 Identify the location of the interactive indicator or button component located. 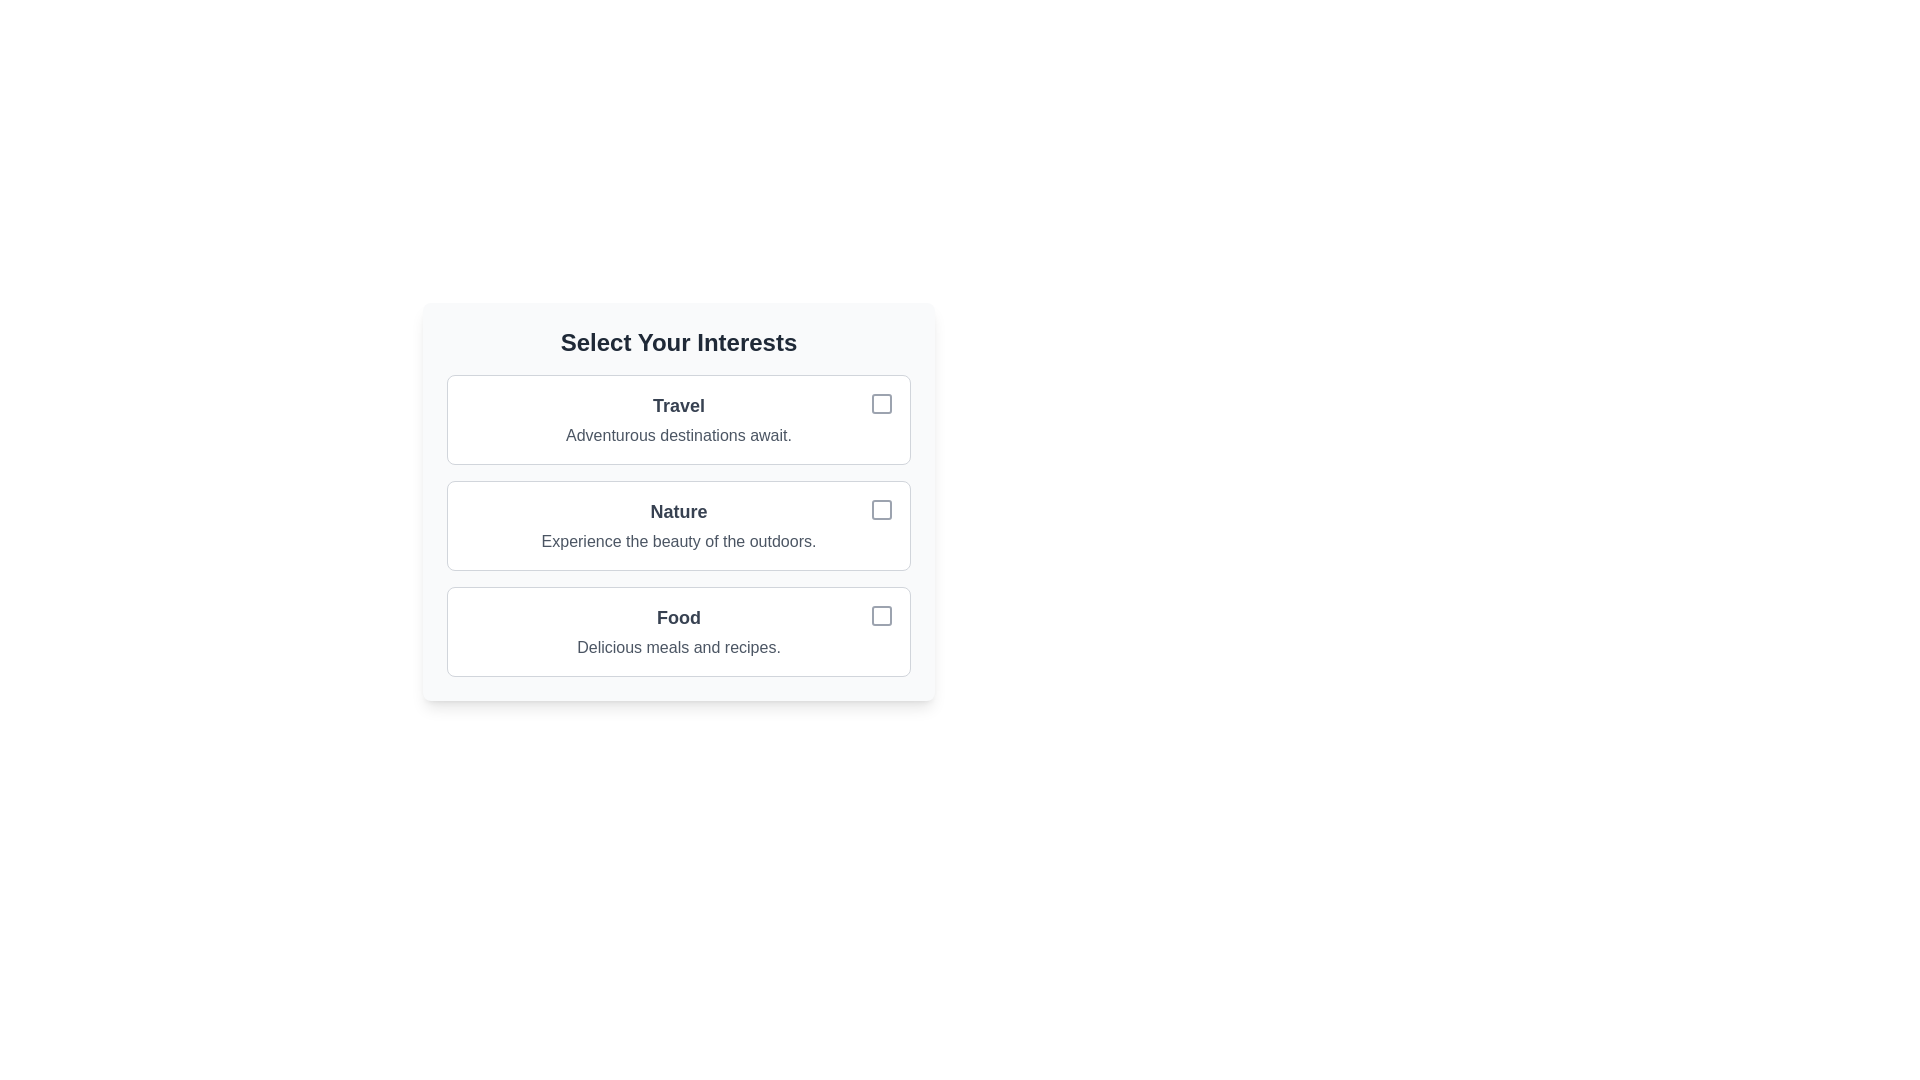
(881, 615).